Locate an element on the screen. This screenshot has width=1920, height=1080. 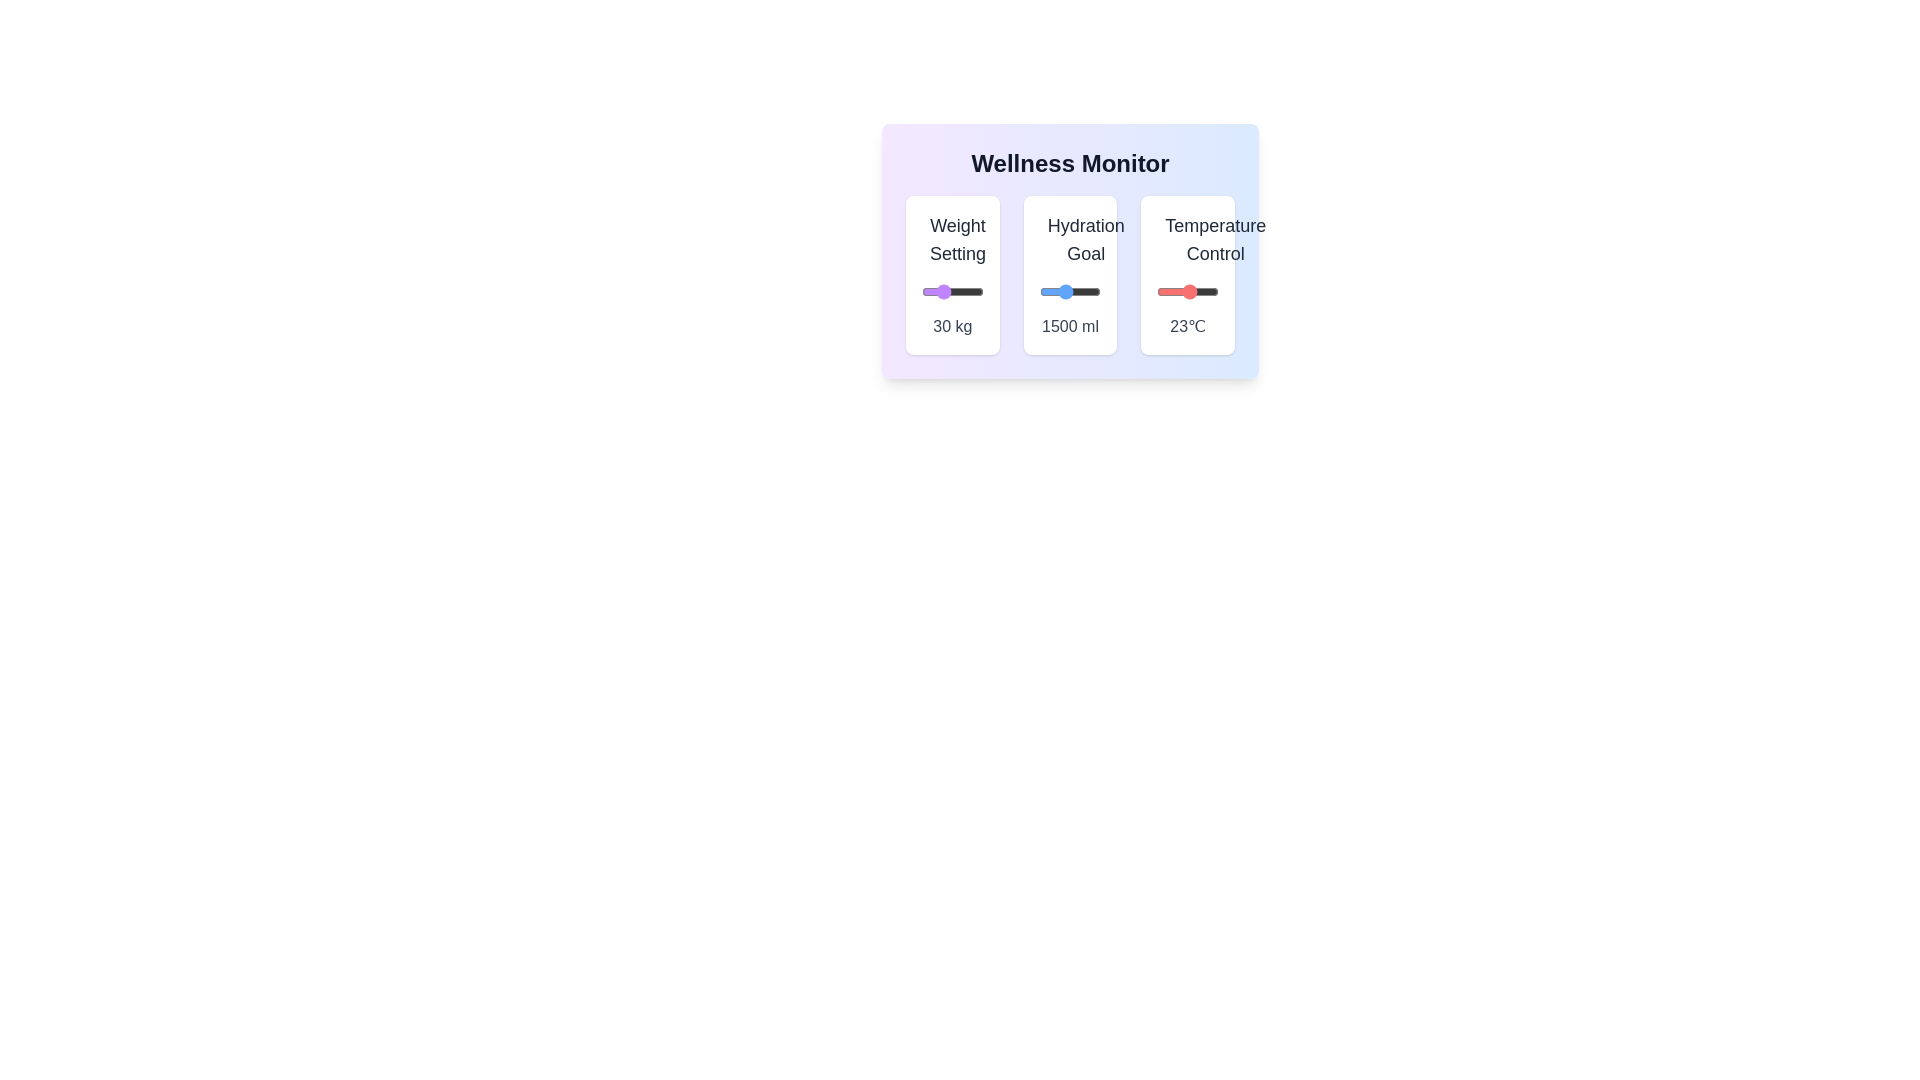
the blue droplet SVG icon within the 'Hydration Goal' section of the second card under 'Wellness Monitor' is located at coordinates (1050, 239).